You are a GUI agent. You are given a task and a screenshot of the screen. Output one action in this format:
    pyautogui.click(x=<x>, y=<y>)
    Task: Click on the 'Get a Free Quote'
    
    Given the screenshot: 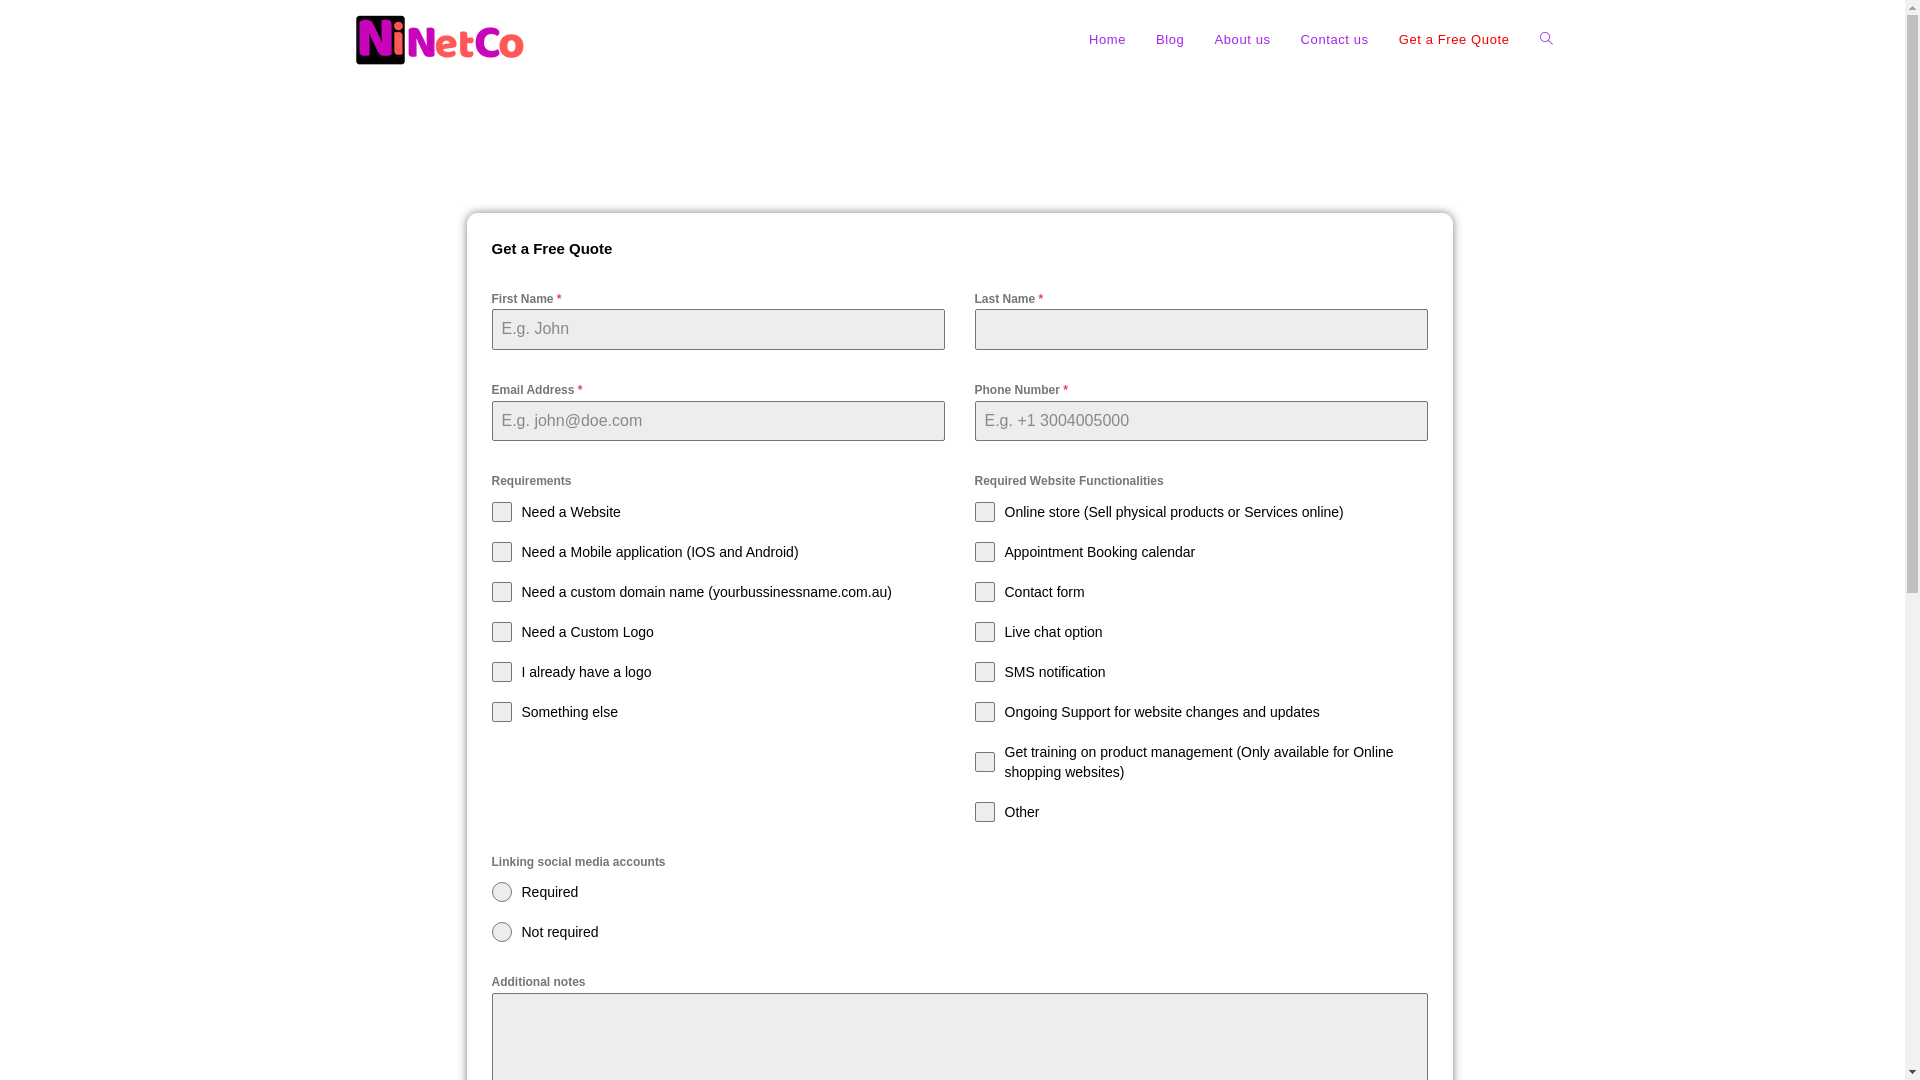 What is the action you would take?
    pyautogui.click(x=1454, y=39)
    